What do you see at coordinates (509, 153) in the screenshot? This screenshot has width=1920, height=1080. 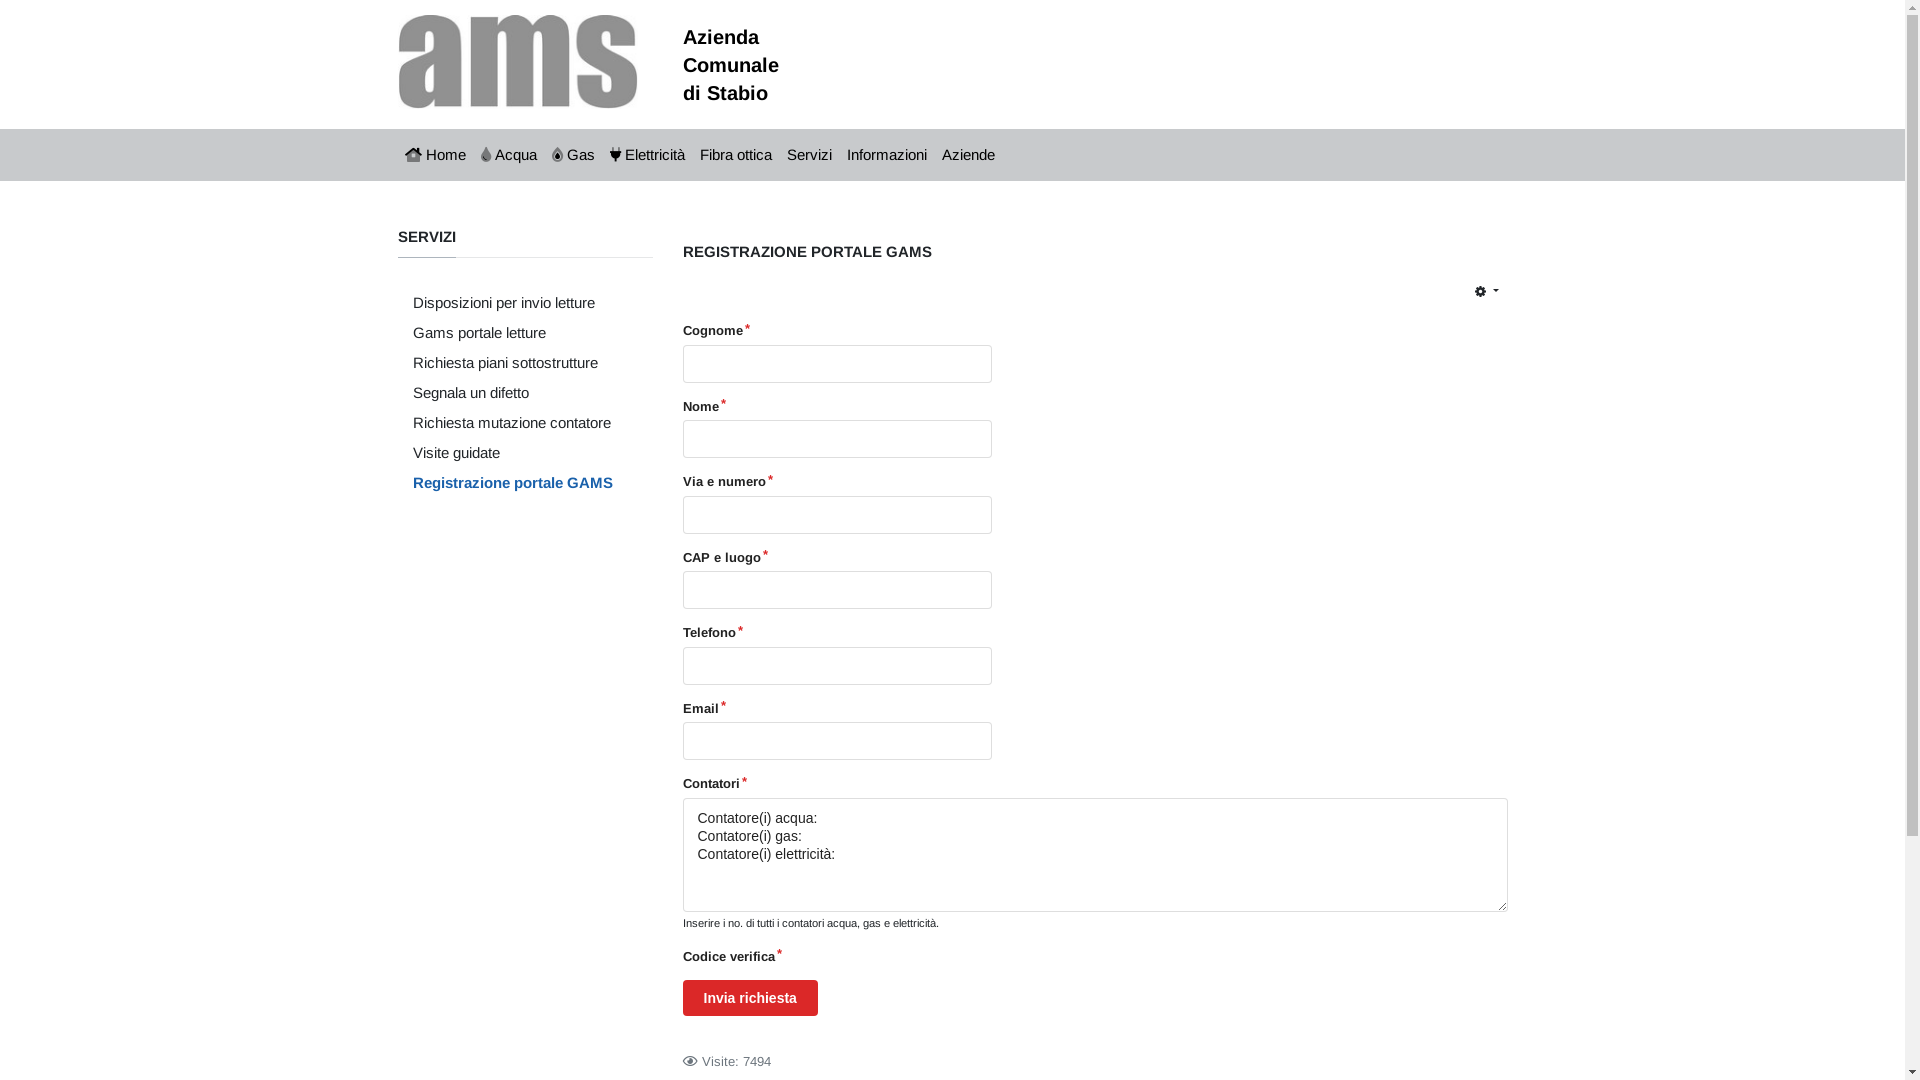 I see `'Acqua'` at bounding box center [509, 153].